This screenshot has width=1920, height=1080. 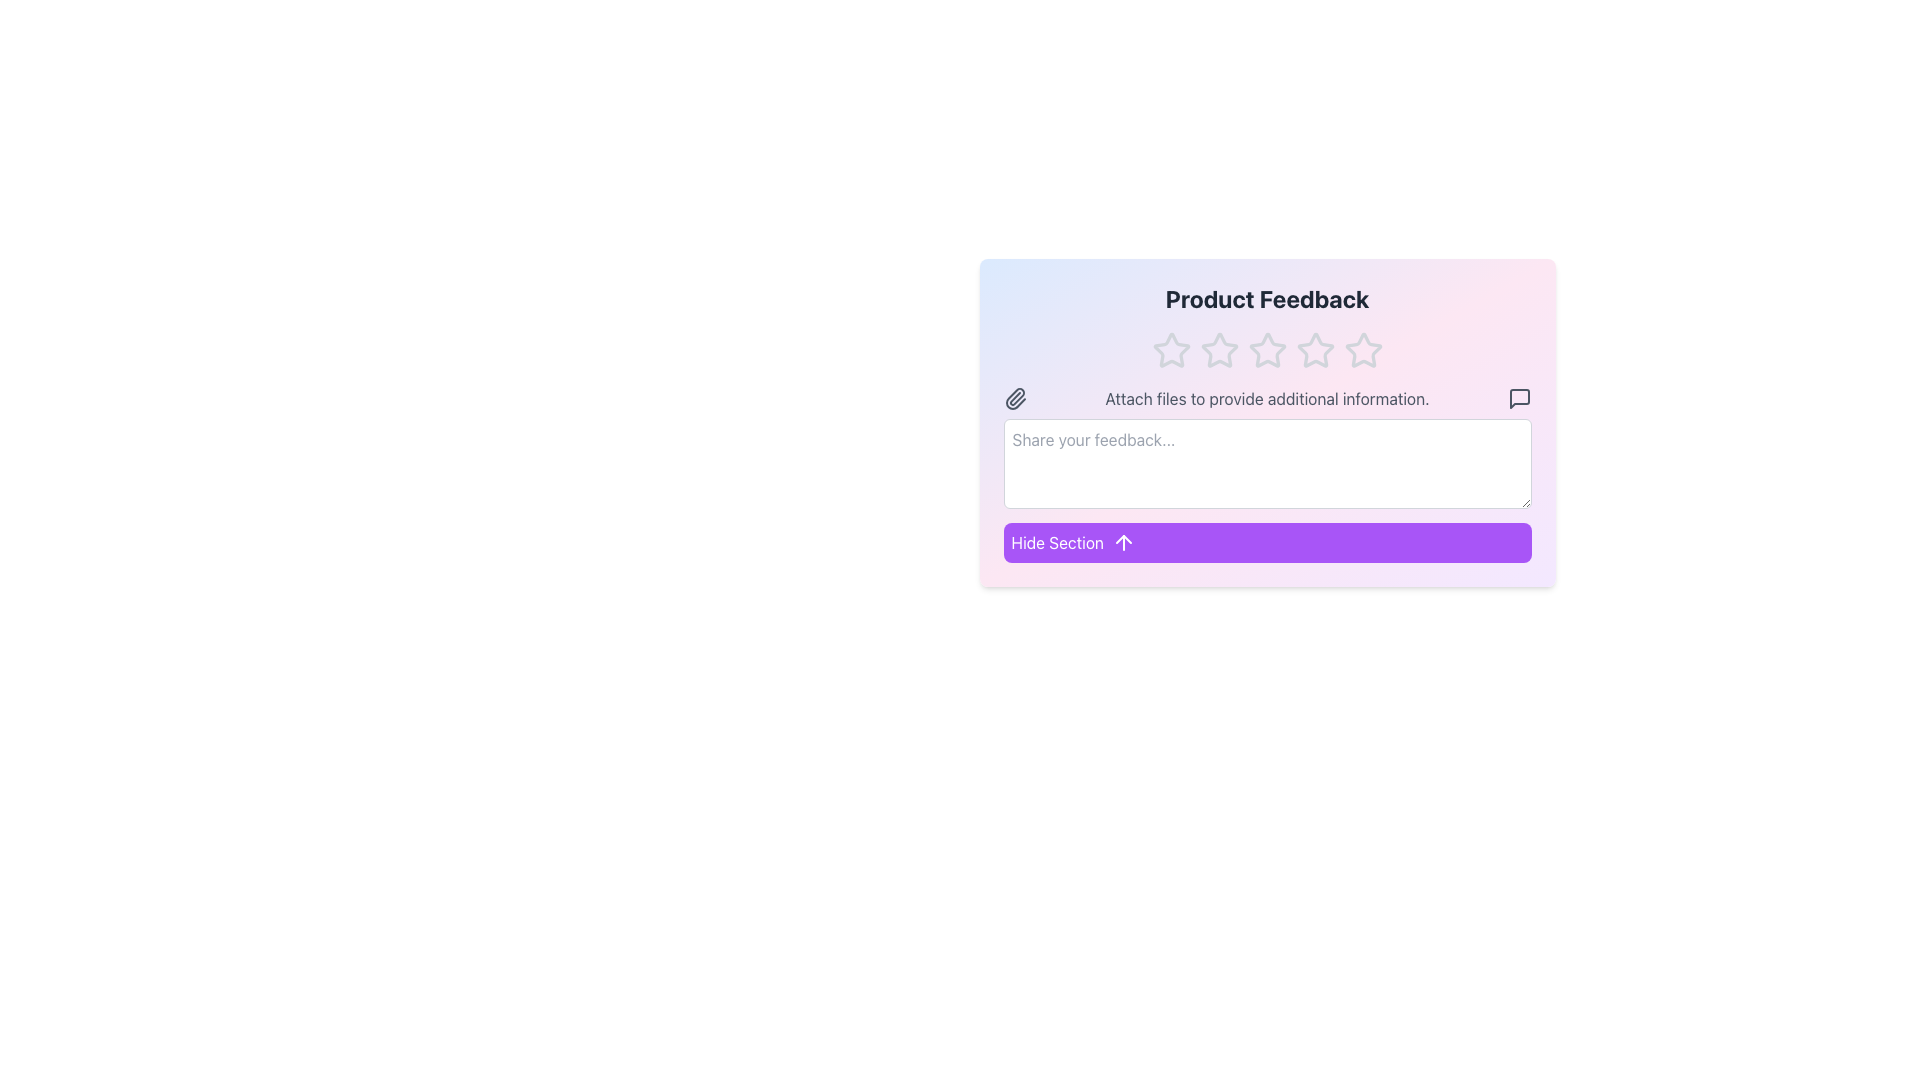 What do you see at coordinates (1266, 350) in the screenshot?
I see `the fourth star icon in the 'Product Feedback' modal` at bounding box center [1266, 350].